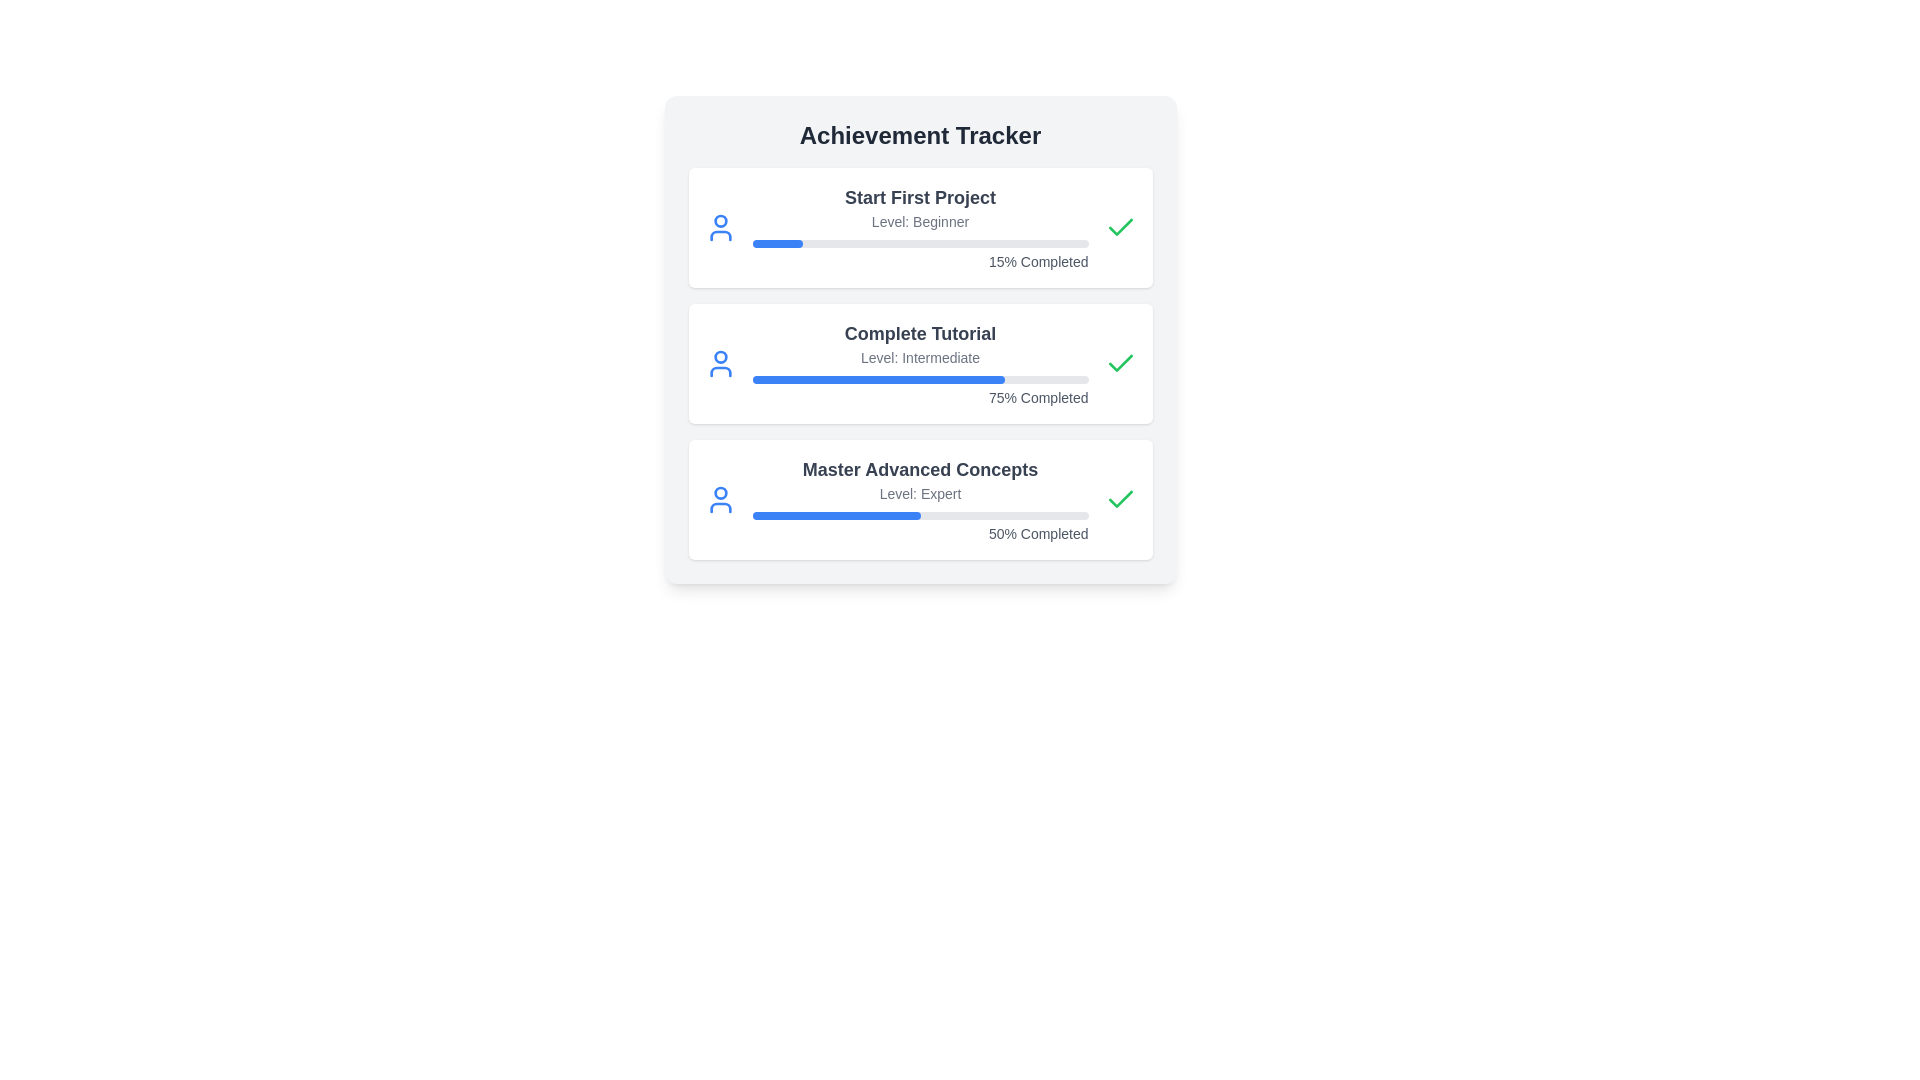 Image resolution: width=1920 pixels, height=1080 pixels. I want to click on progress details from the Panel/Group Component titled 'Master Advanced Concepts' that shows 50% completion with a blue progress bar, so click(919, 499).